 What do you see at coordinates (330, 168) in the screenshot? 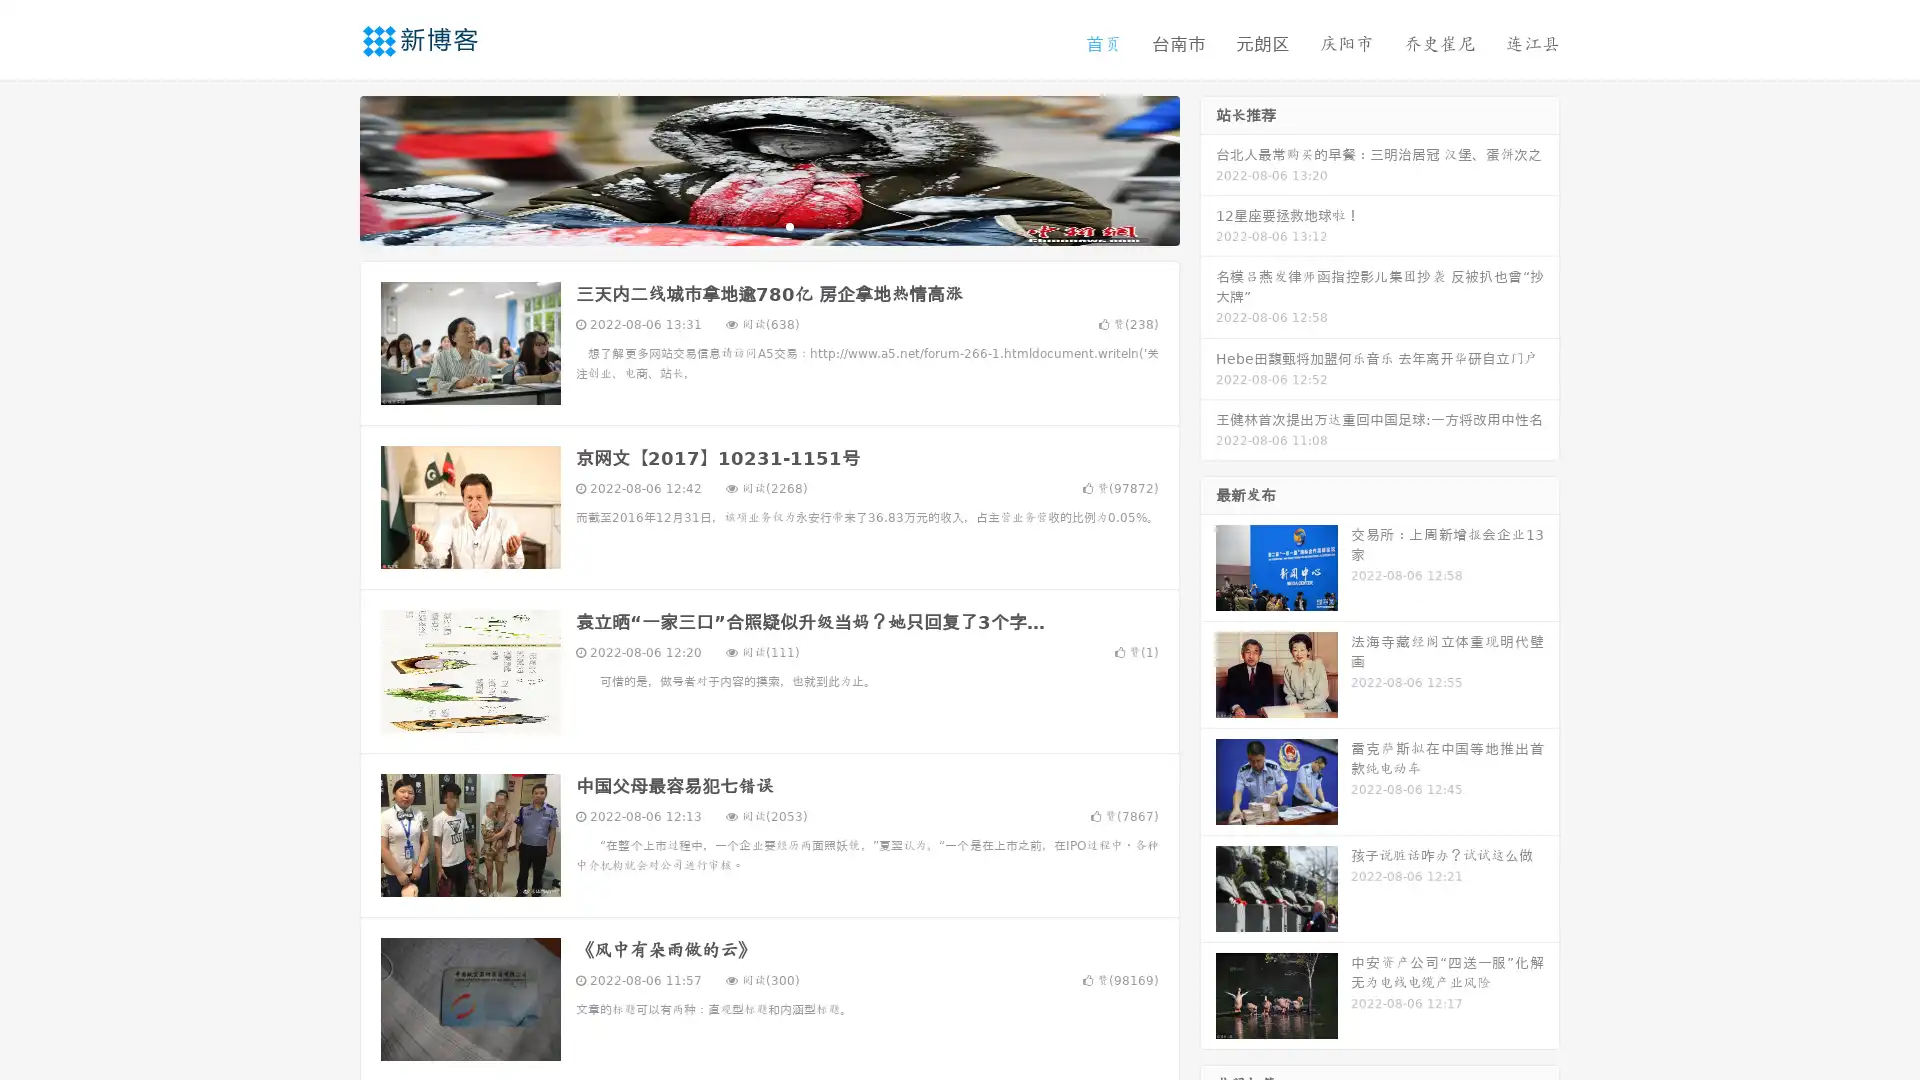
I see `Previous slide` at bounding box center [330, 168].